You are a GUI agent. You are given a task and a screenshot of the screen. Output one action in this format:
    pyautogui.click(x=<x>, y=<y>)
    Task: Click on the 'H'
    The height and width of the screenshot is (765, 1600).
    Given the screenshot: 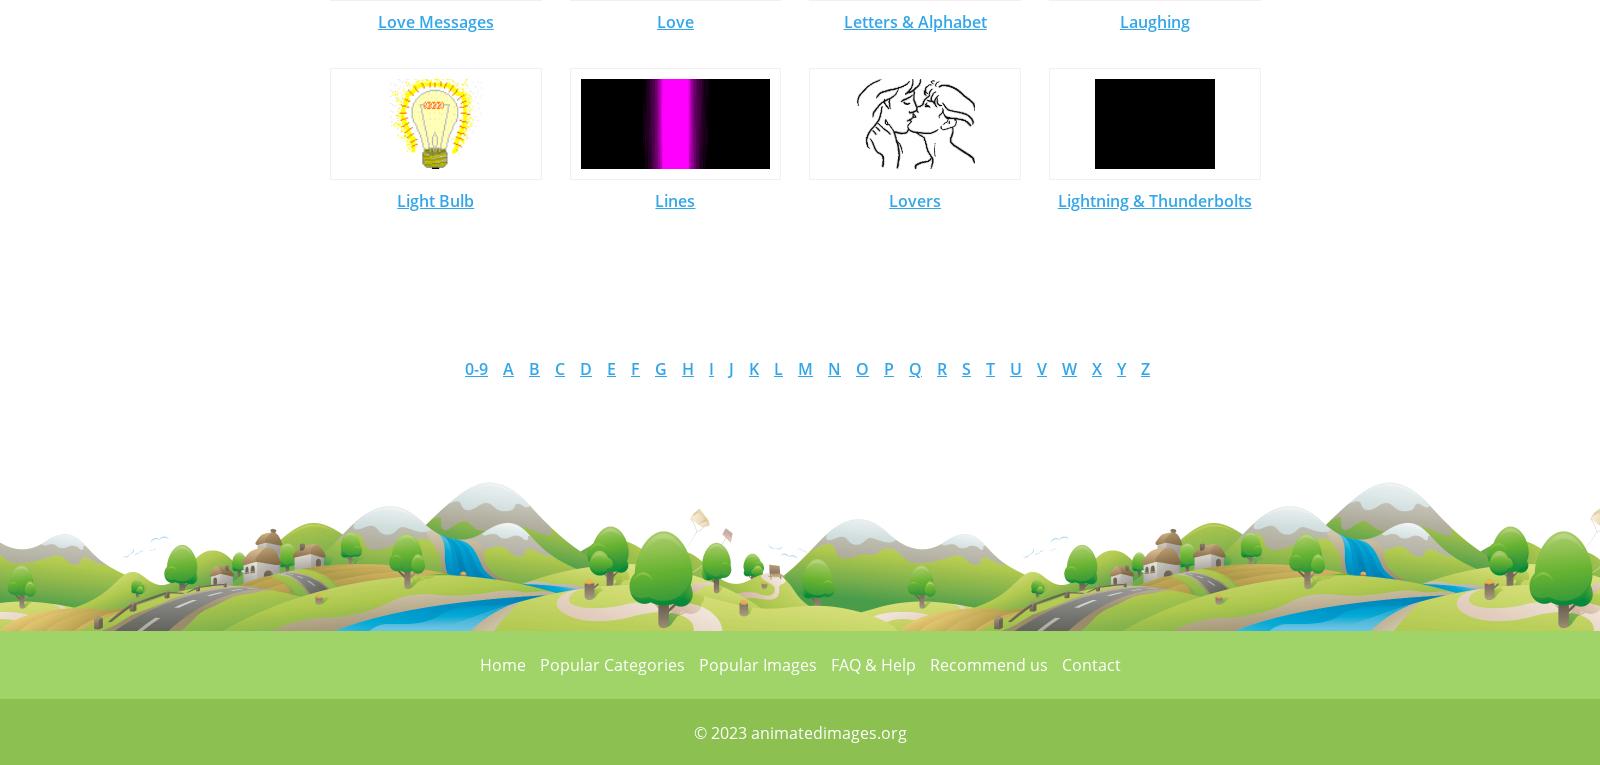 What is the action you would take?
    pyautogui.click(x=688, y=368)
    